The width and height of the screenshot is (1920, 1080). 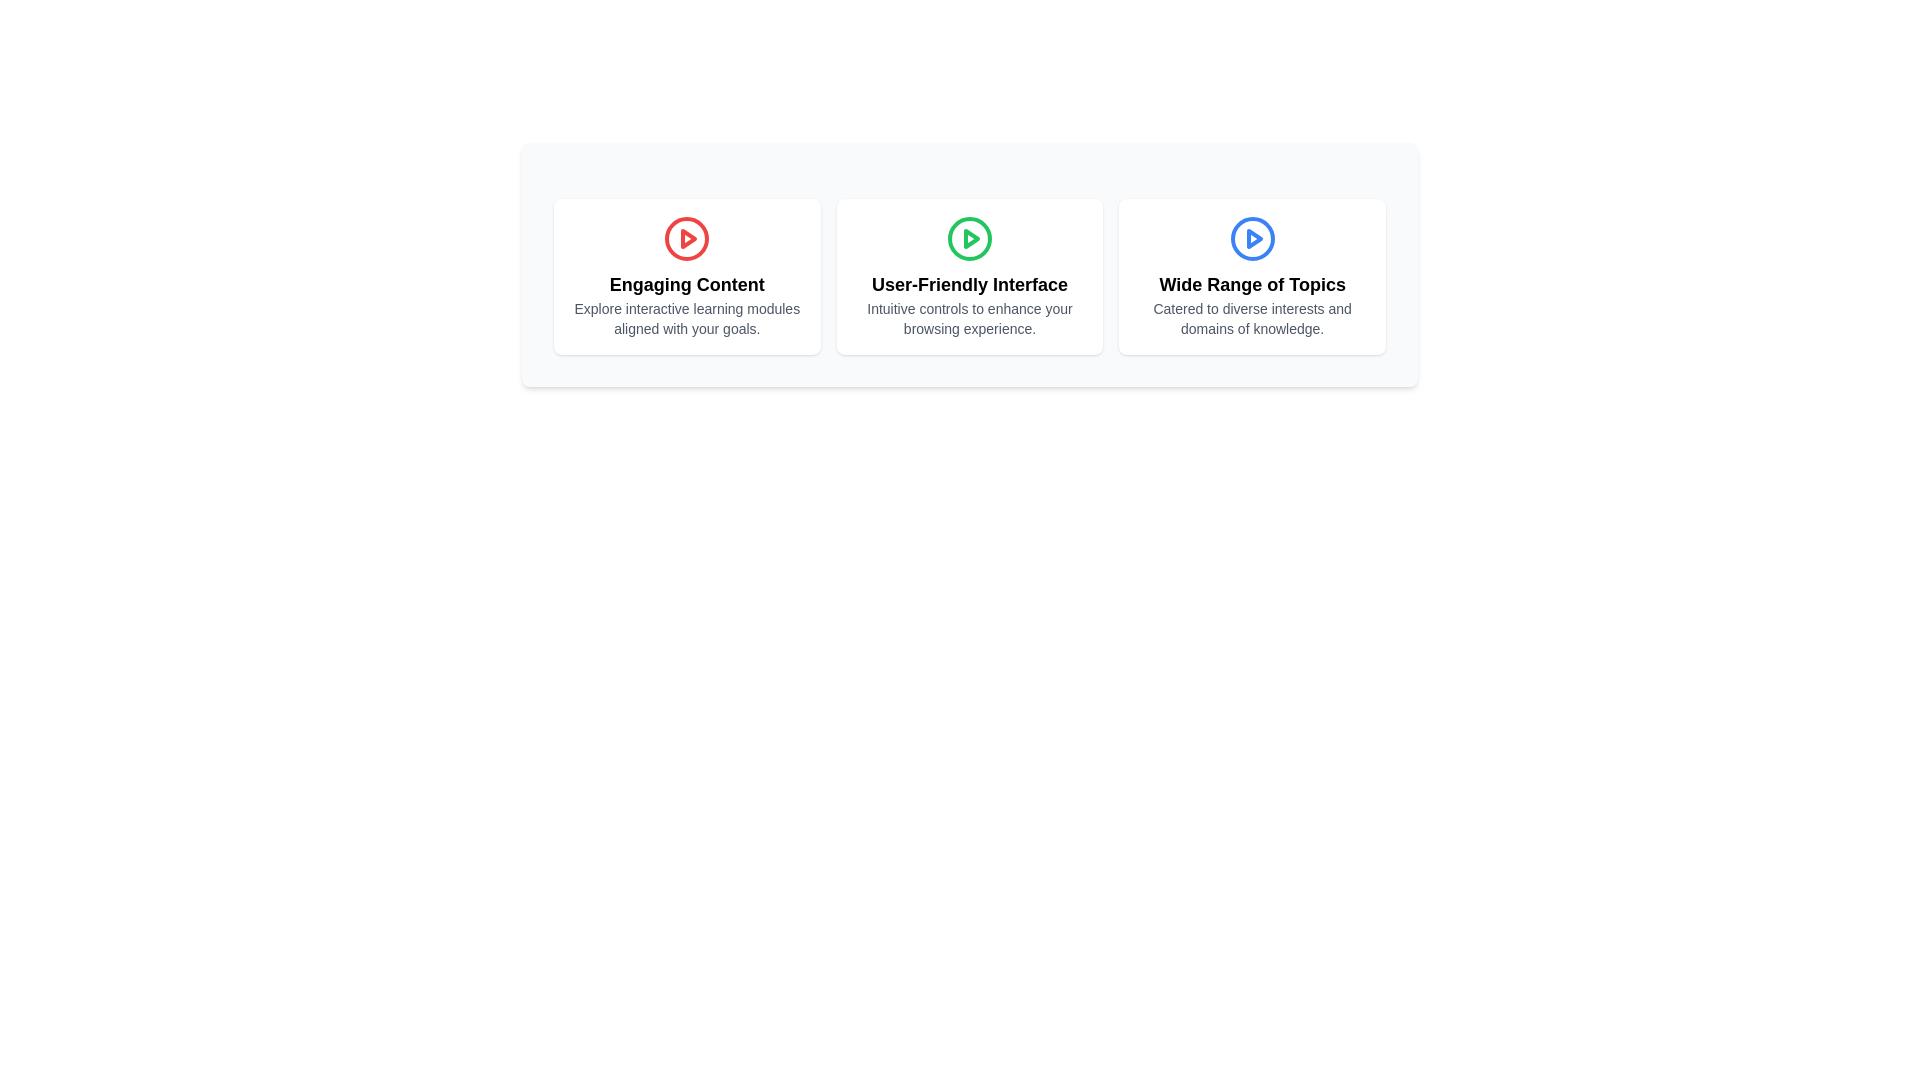 I want to click on the circular play icon button with a blue outline and a white triangular play symbol located at the top-center of the 'Wide Range of Topics' content card to initiate playback, so click(x=1251, y=238).